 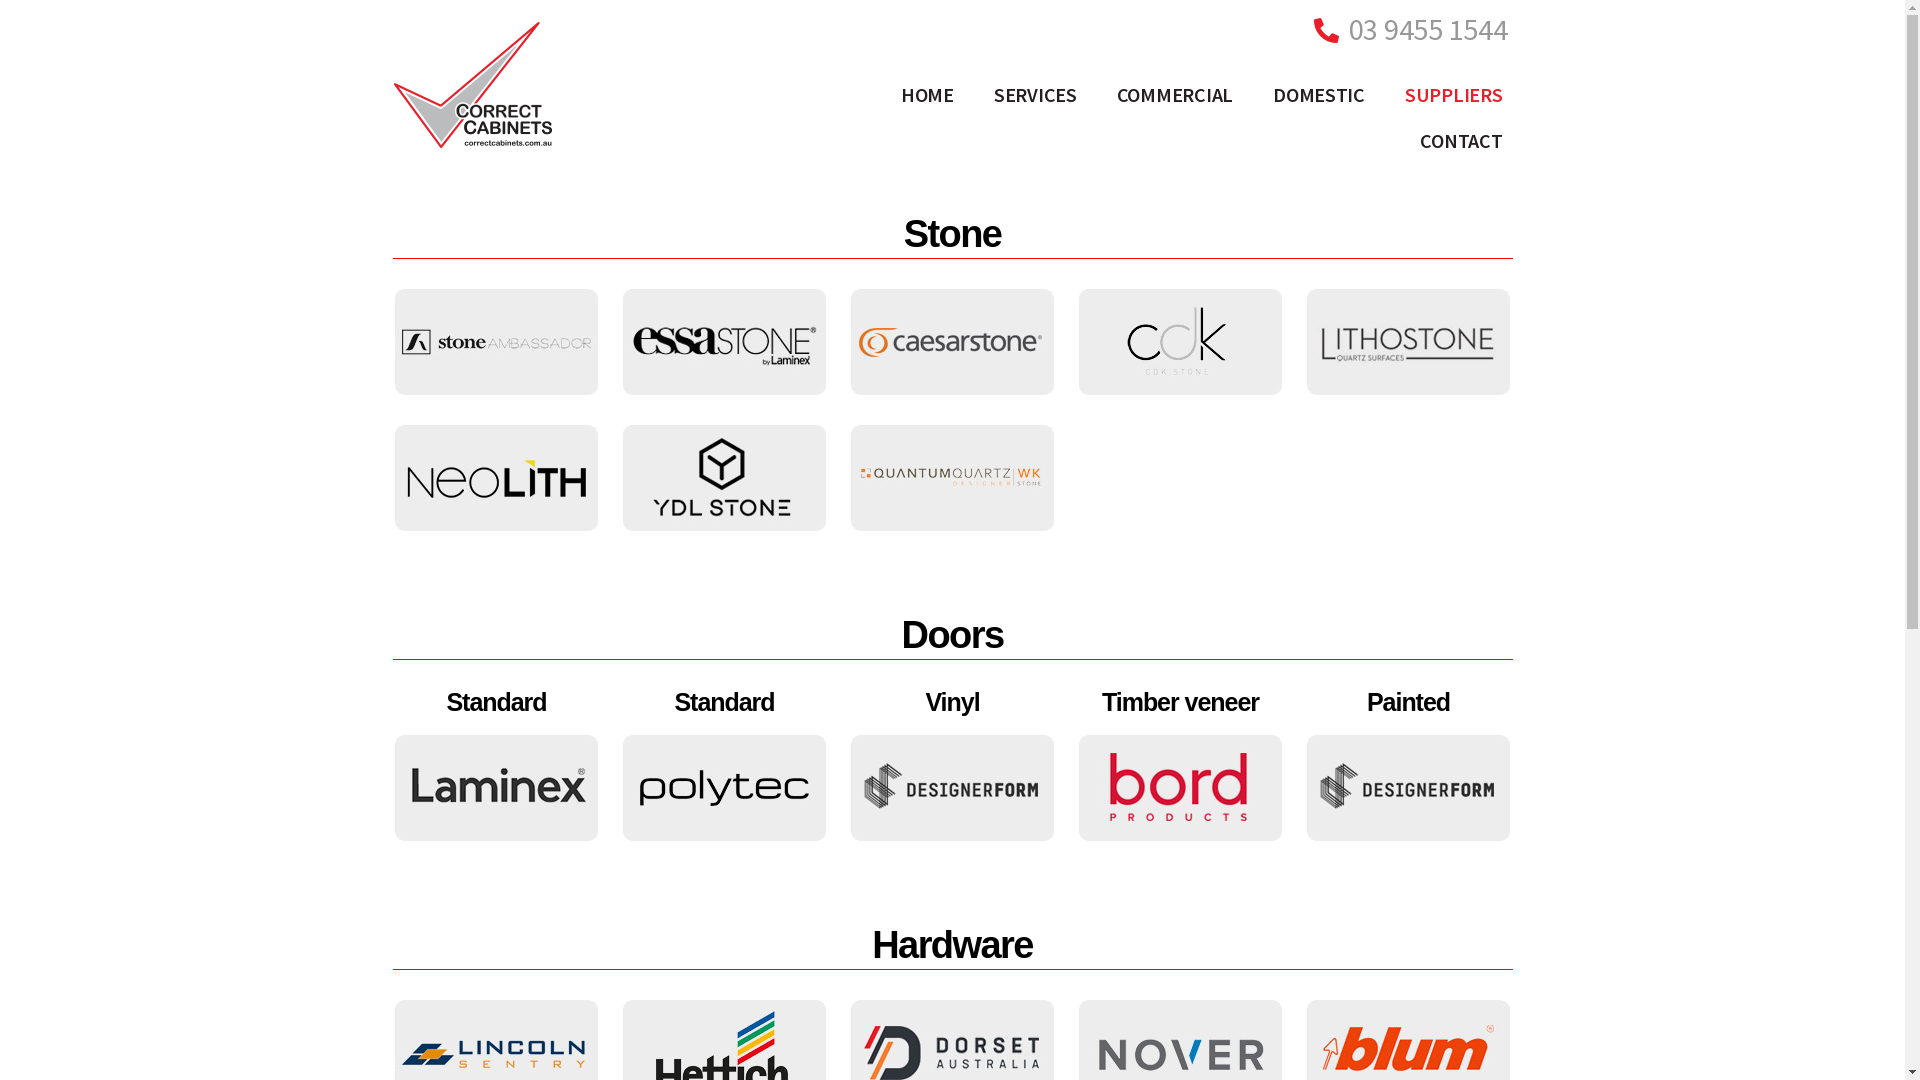 What do you see at coordinates (880, 95) in the screenshot?
I see `'HOME'` at bounding box center [880, 95].